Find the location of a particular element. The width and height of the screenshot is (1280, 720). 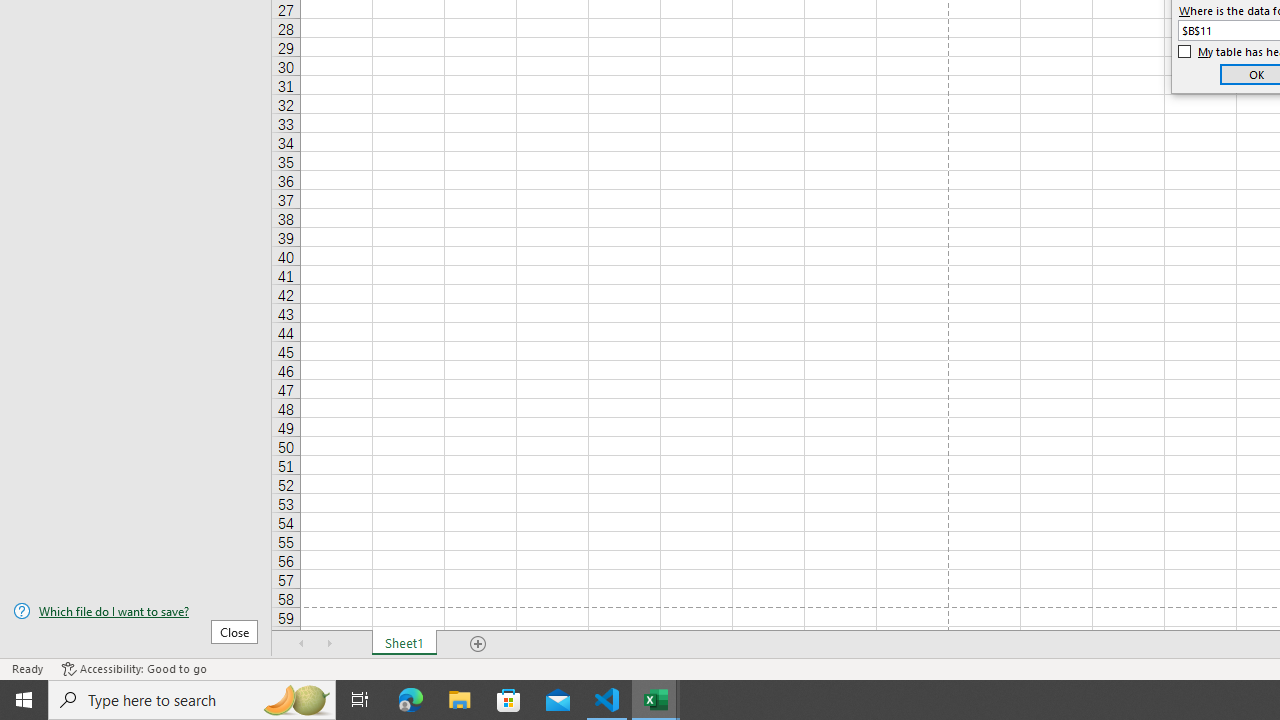

'Sheet1' is located at coordinates (403, 644).